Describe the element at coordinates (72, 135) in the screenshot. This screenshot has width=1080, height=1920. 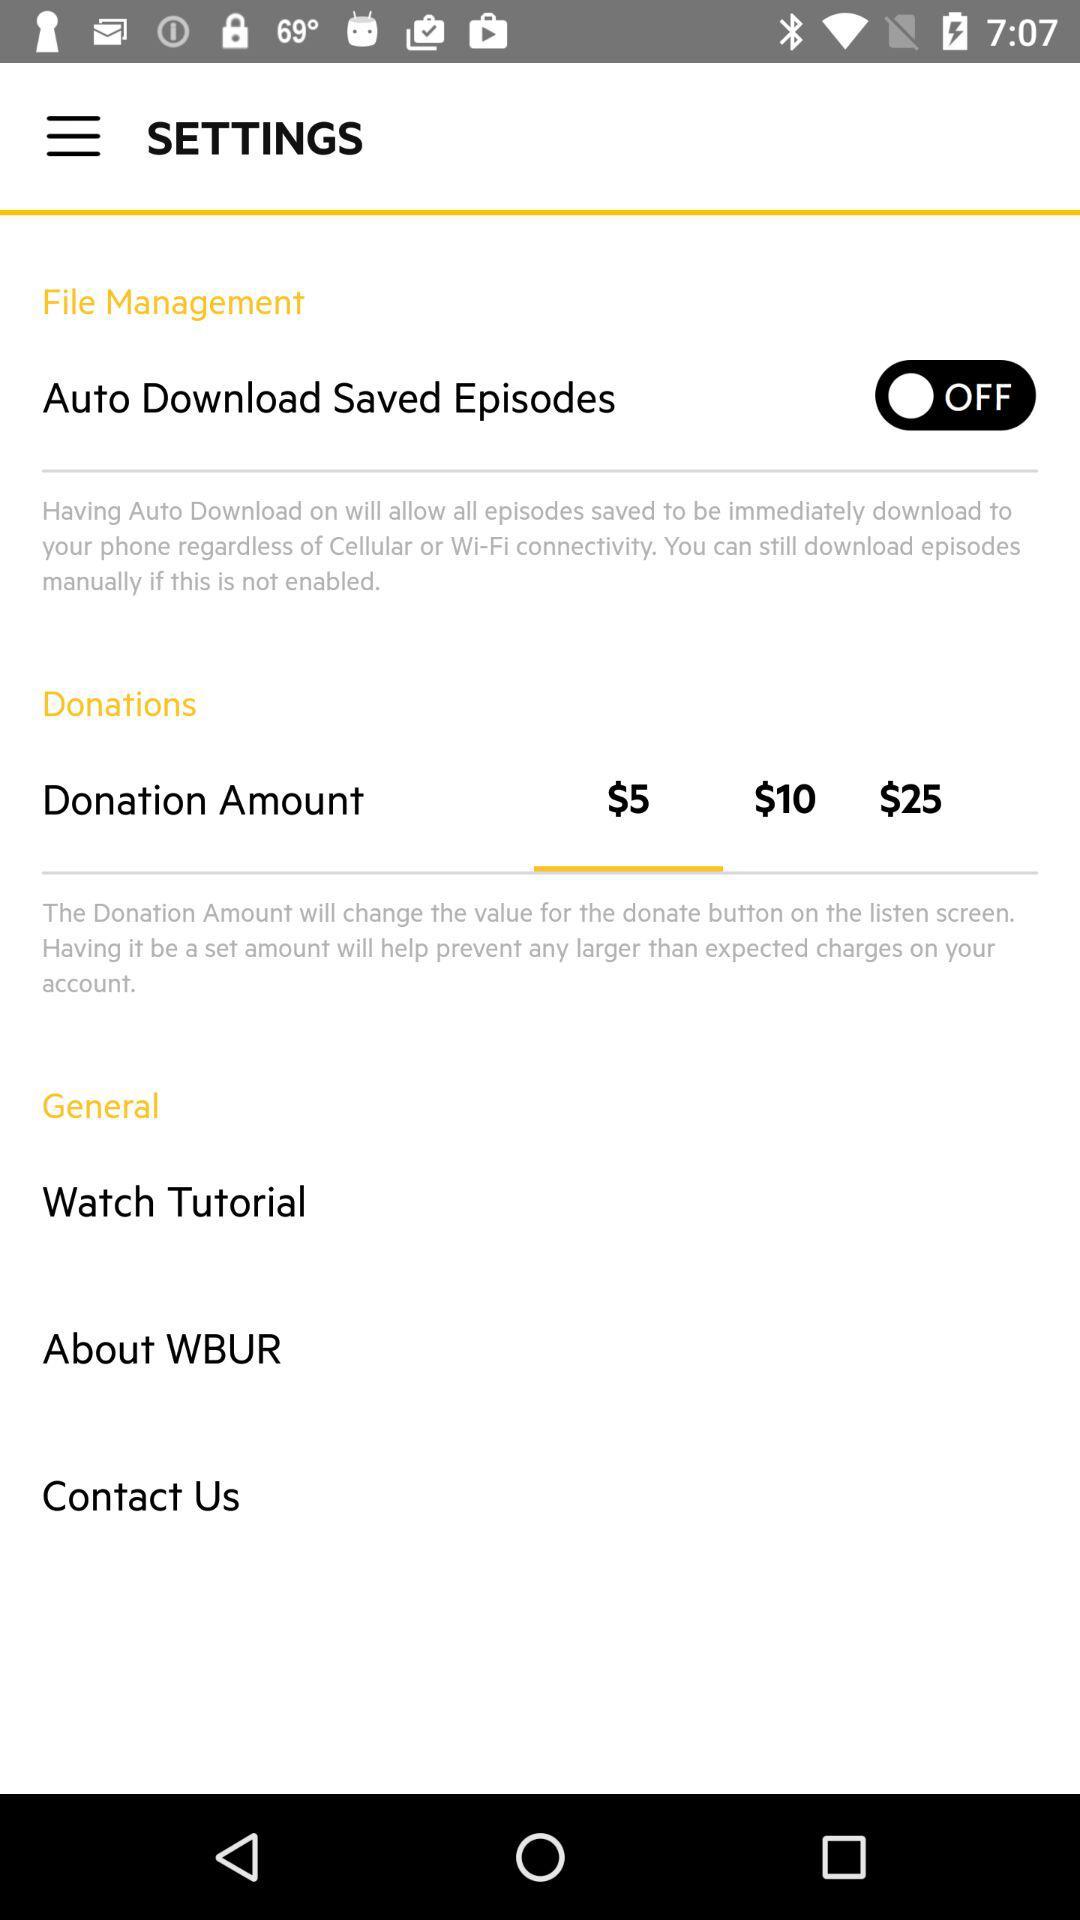
I see `open menu` at that location.